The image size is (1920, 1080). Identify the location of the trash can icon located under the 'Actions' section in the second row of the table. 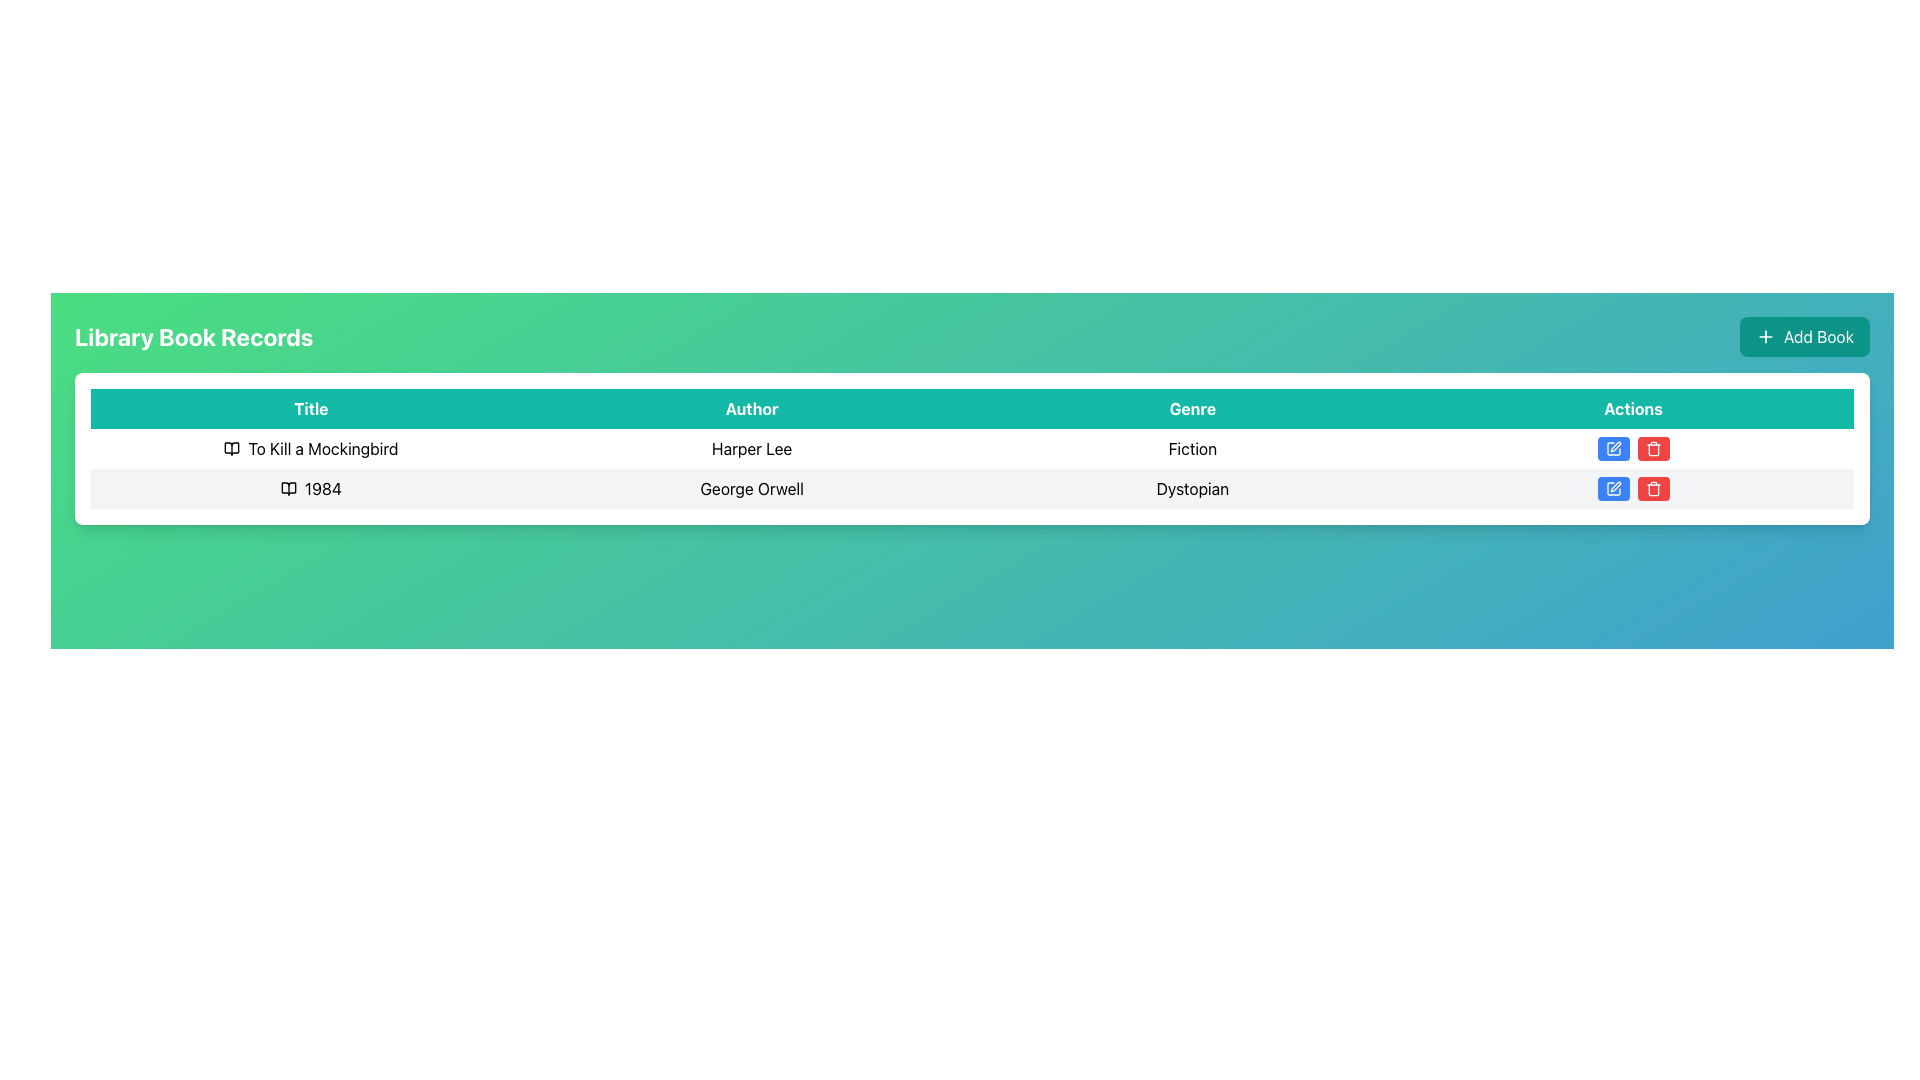
(1653, 490).